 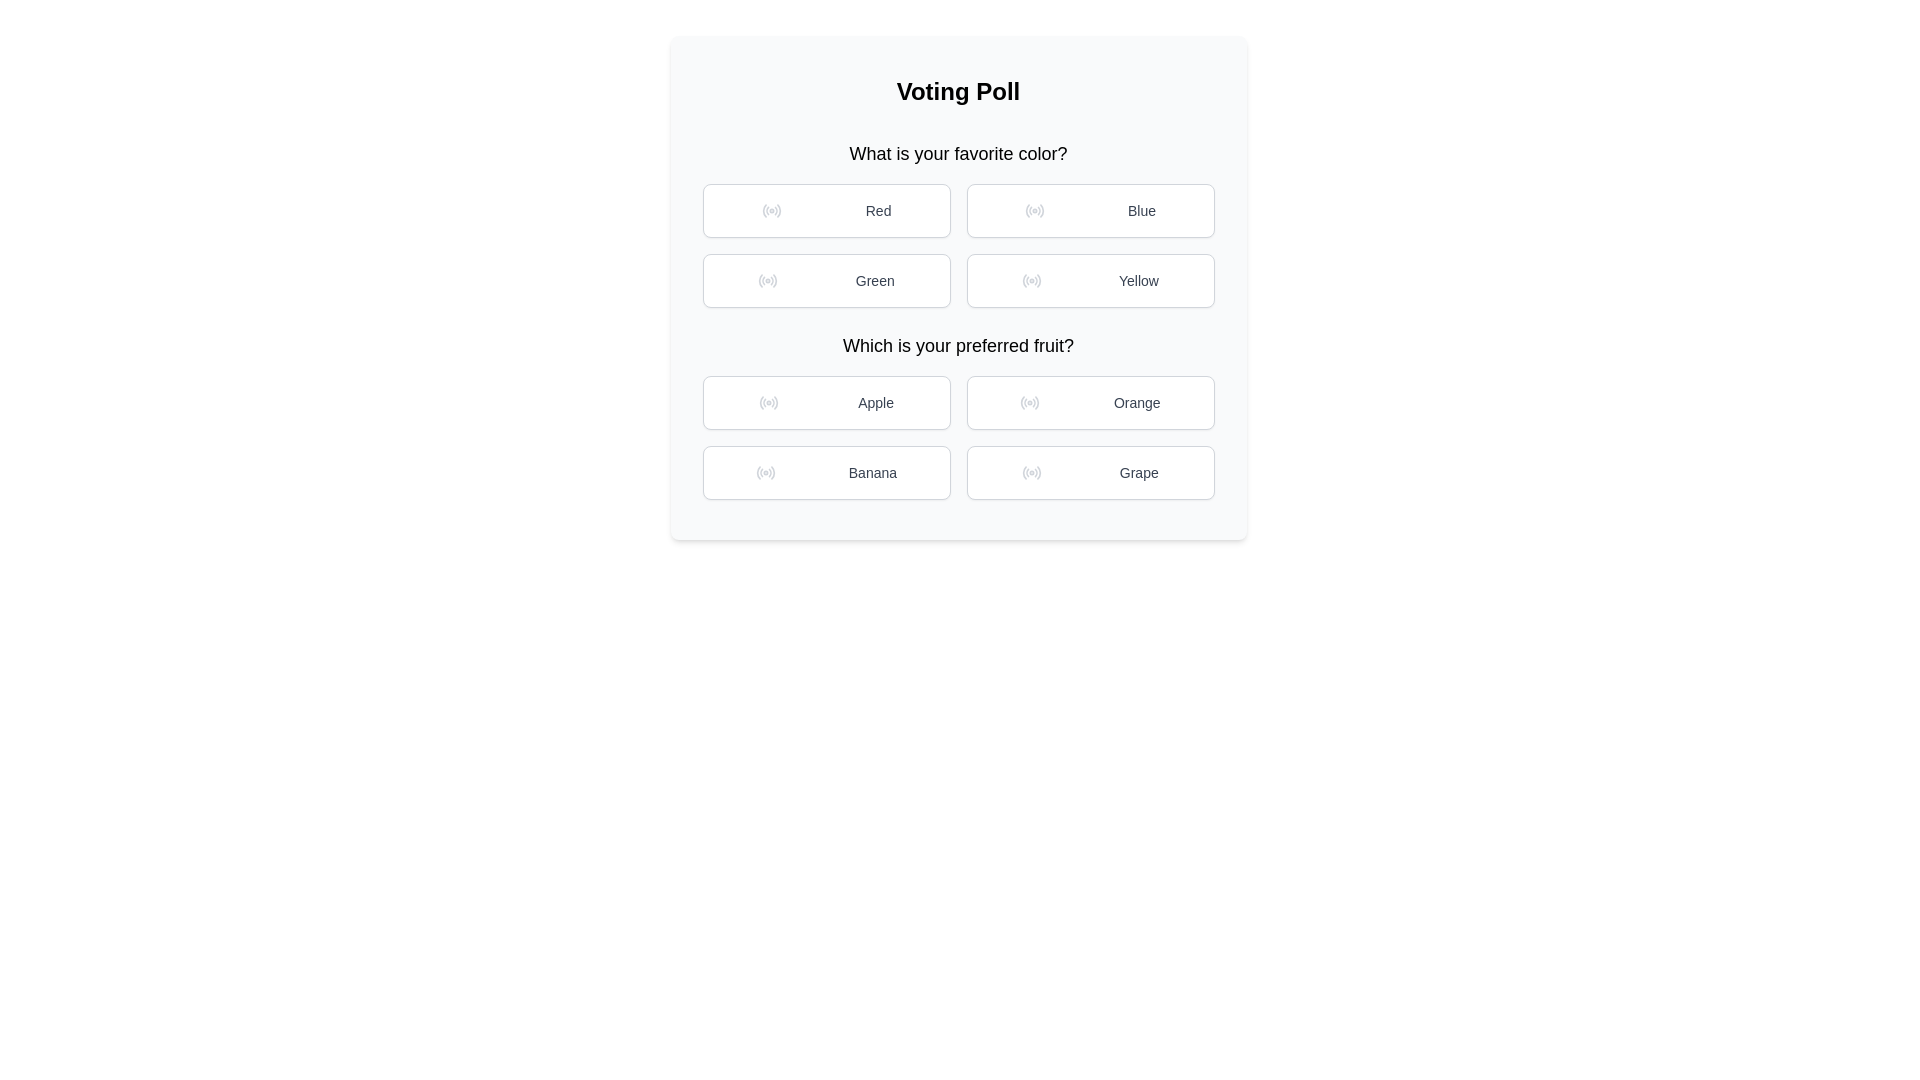 I want to click on the selectable radio button option labeled 'Banana' in the poll section 'Which is your preferred fruit?' to observe the hover effect, so click(x=826, y=473).